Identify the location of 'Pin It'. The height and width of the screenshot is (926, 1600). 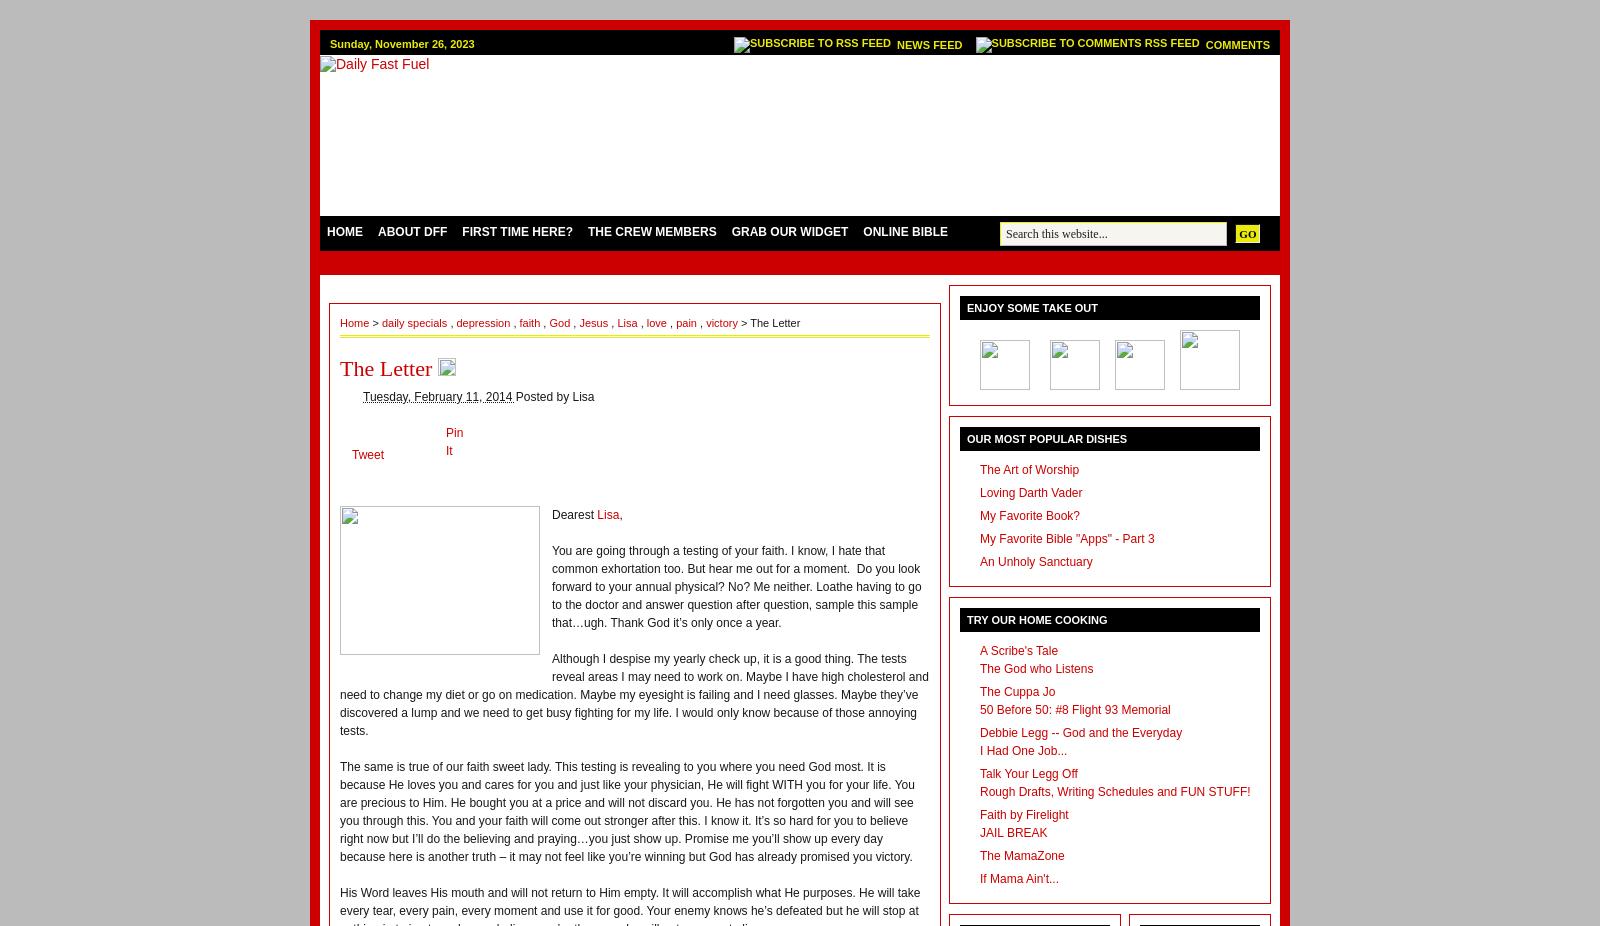
(444, 441).